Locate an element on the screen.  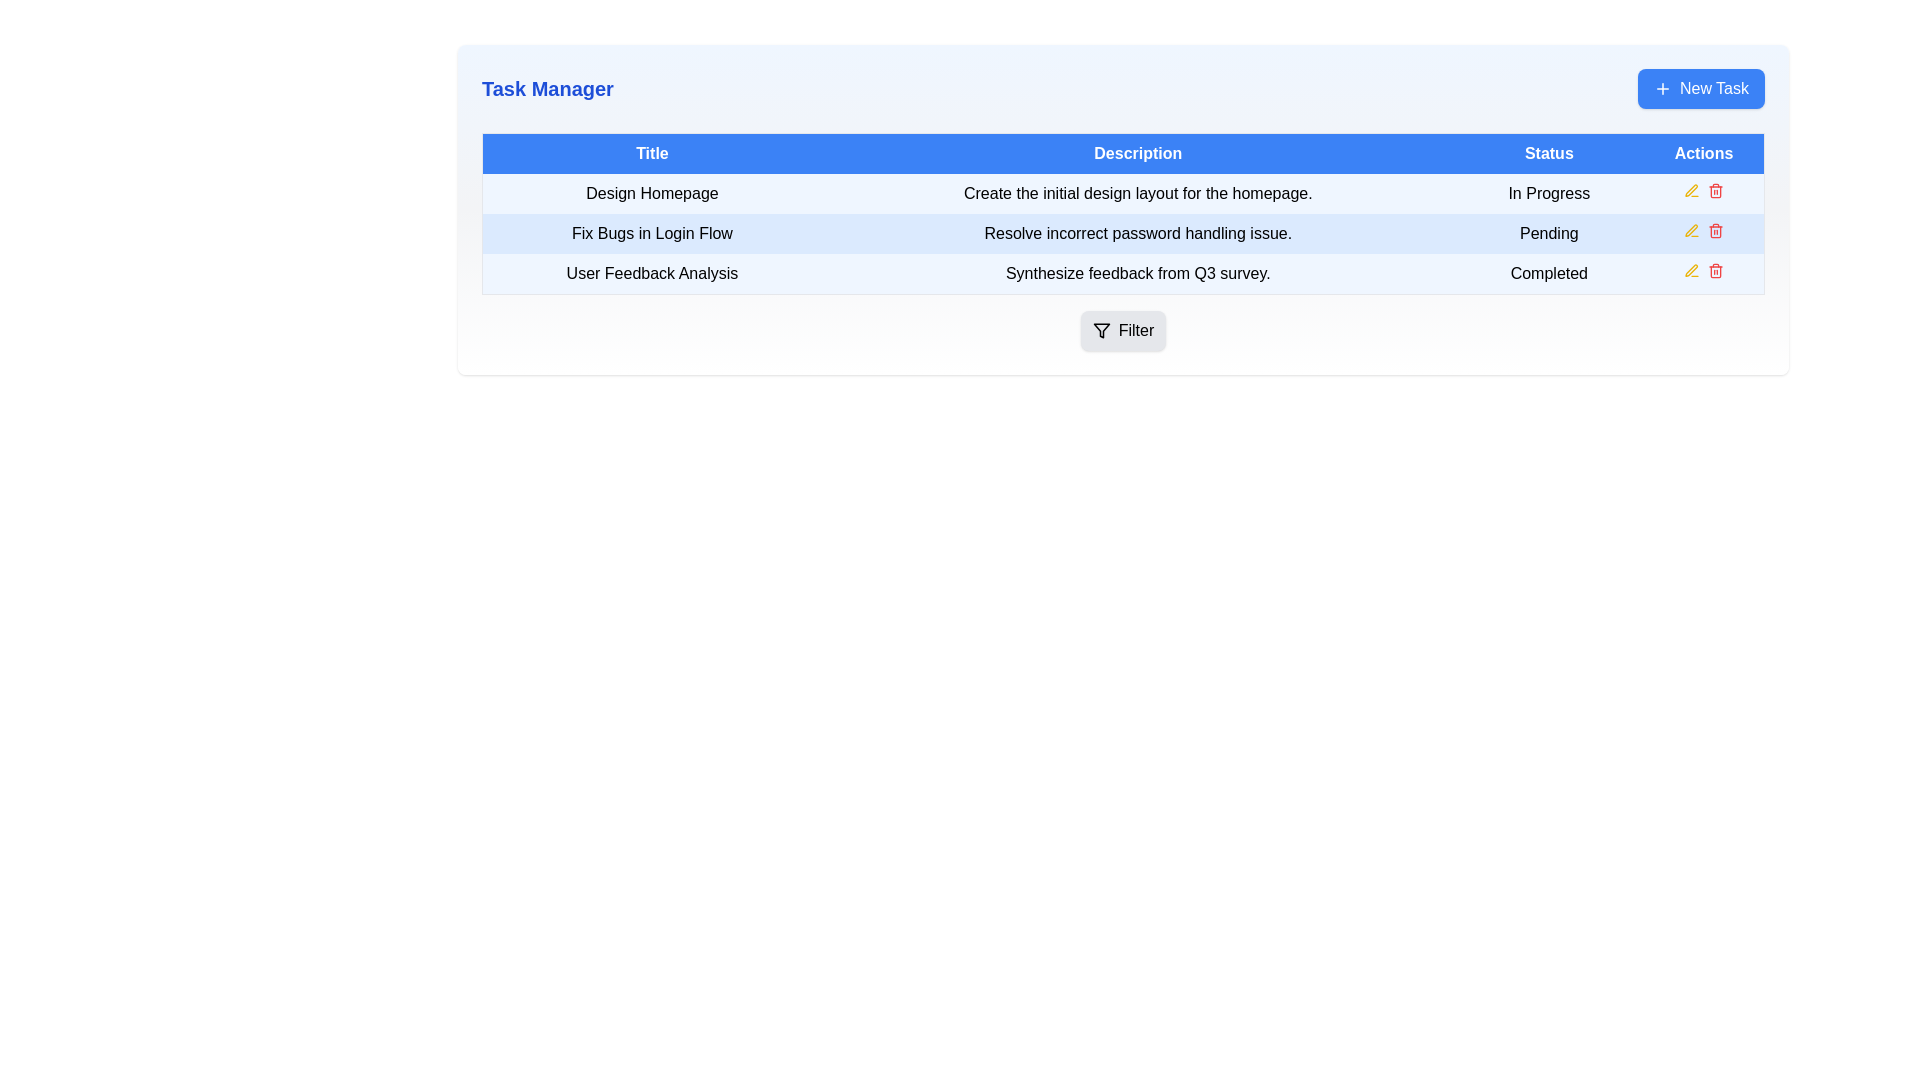
the 'New Task' text label within the button located at the top-right of the interface to interact with the associated button is located at coordinates (1713, 87).